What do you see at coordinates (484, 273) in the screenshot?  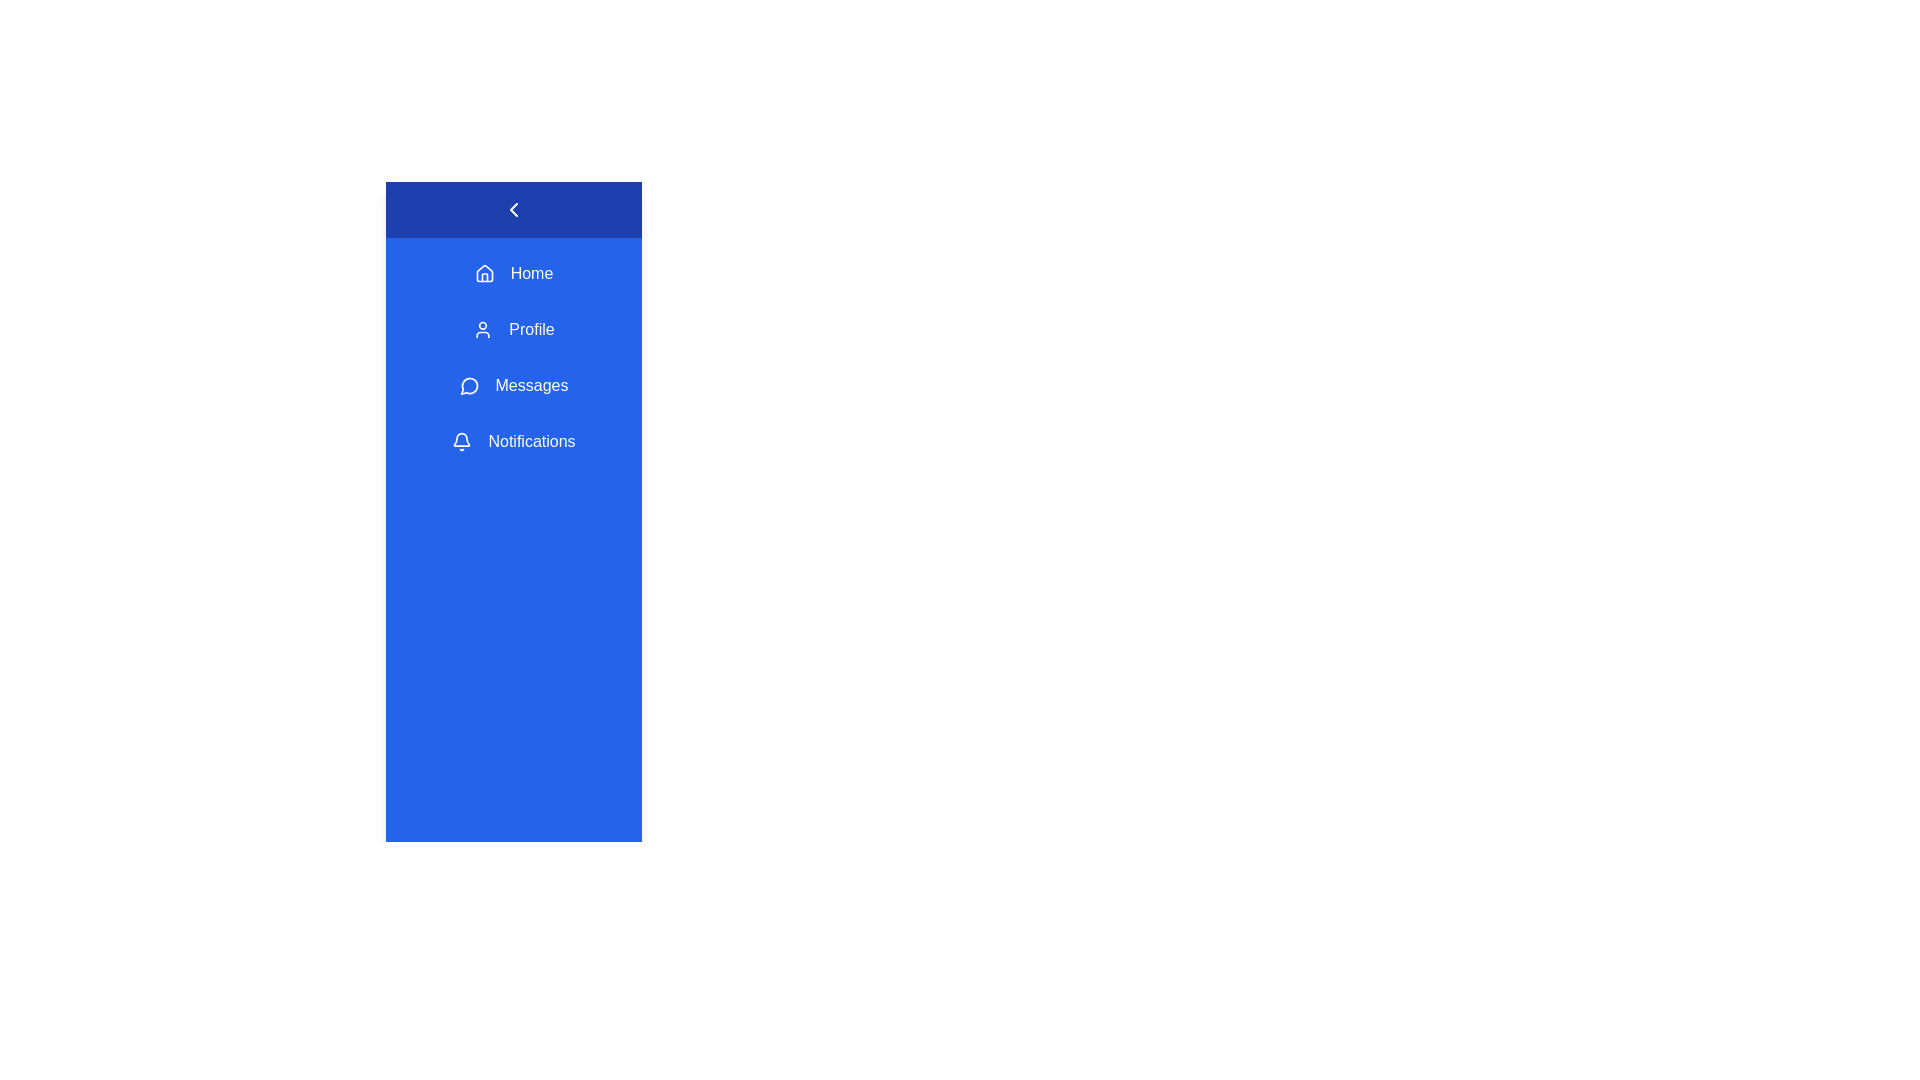 I see `the Home icon in the sidebar menu` at bounding box center [484, 273].